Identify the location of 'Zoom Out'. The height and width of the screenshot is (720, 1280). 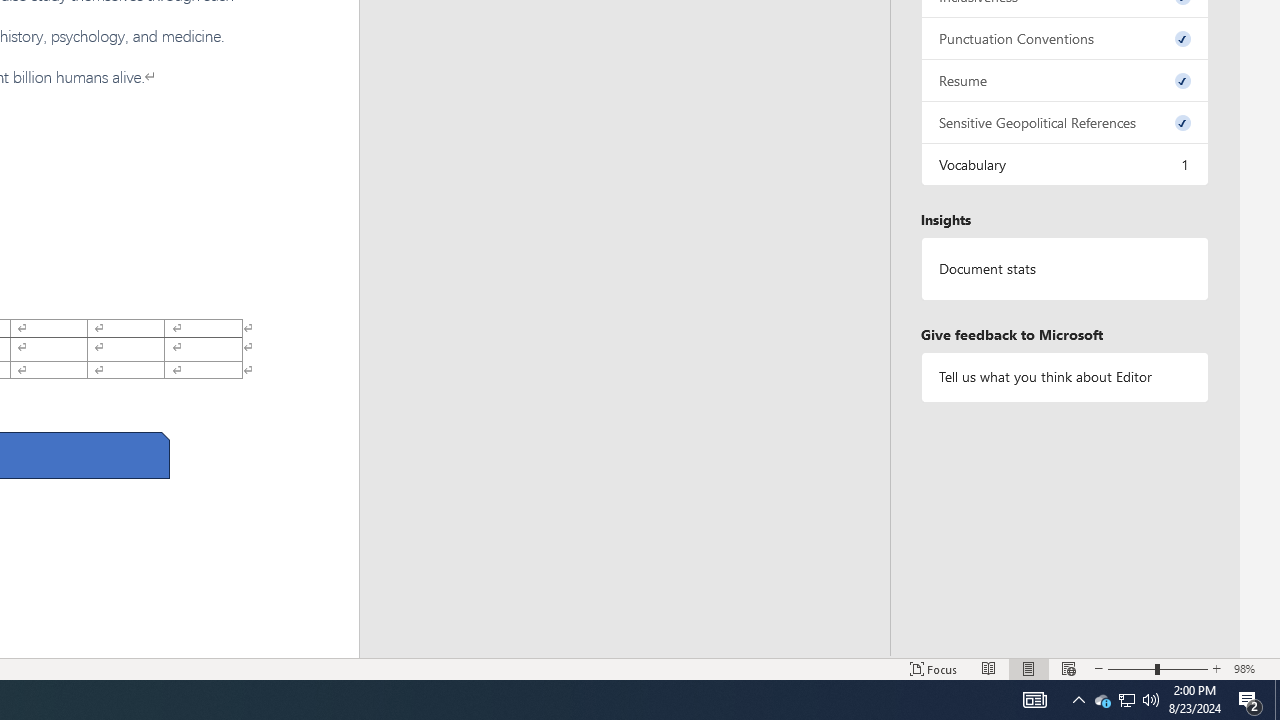
(1131, 669).